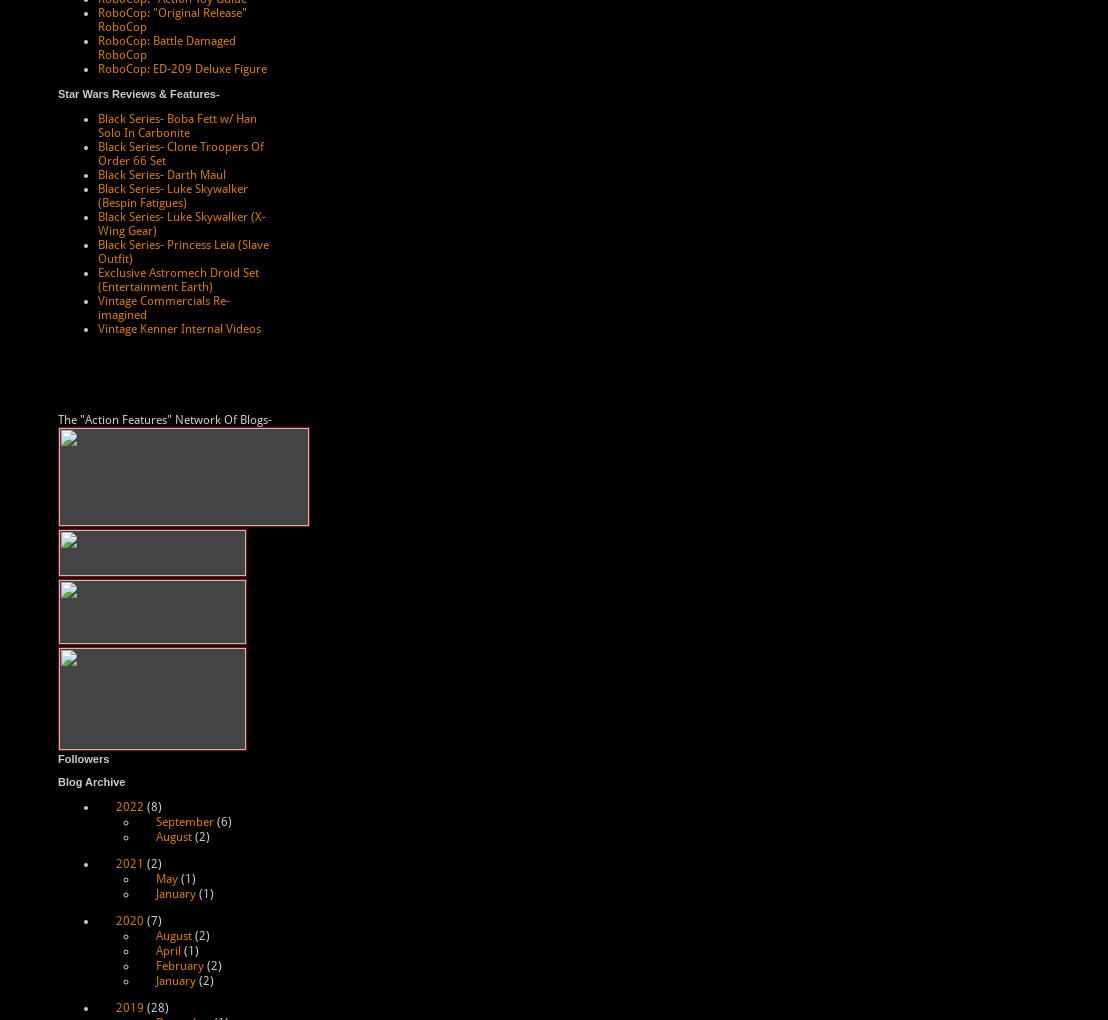 This screenshot has width=1108, height=1020. Describe the element at coordinates (97, 154) in the screenshot. I see `'Black Series- Clone Troopers Of Order 66 Set'` at that location.